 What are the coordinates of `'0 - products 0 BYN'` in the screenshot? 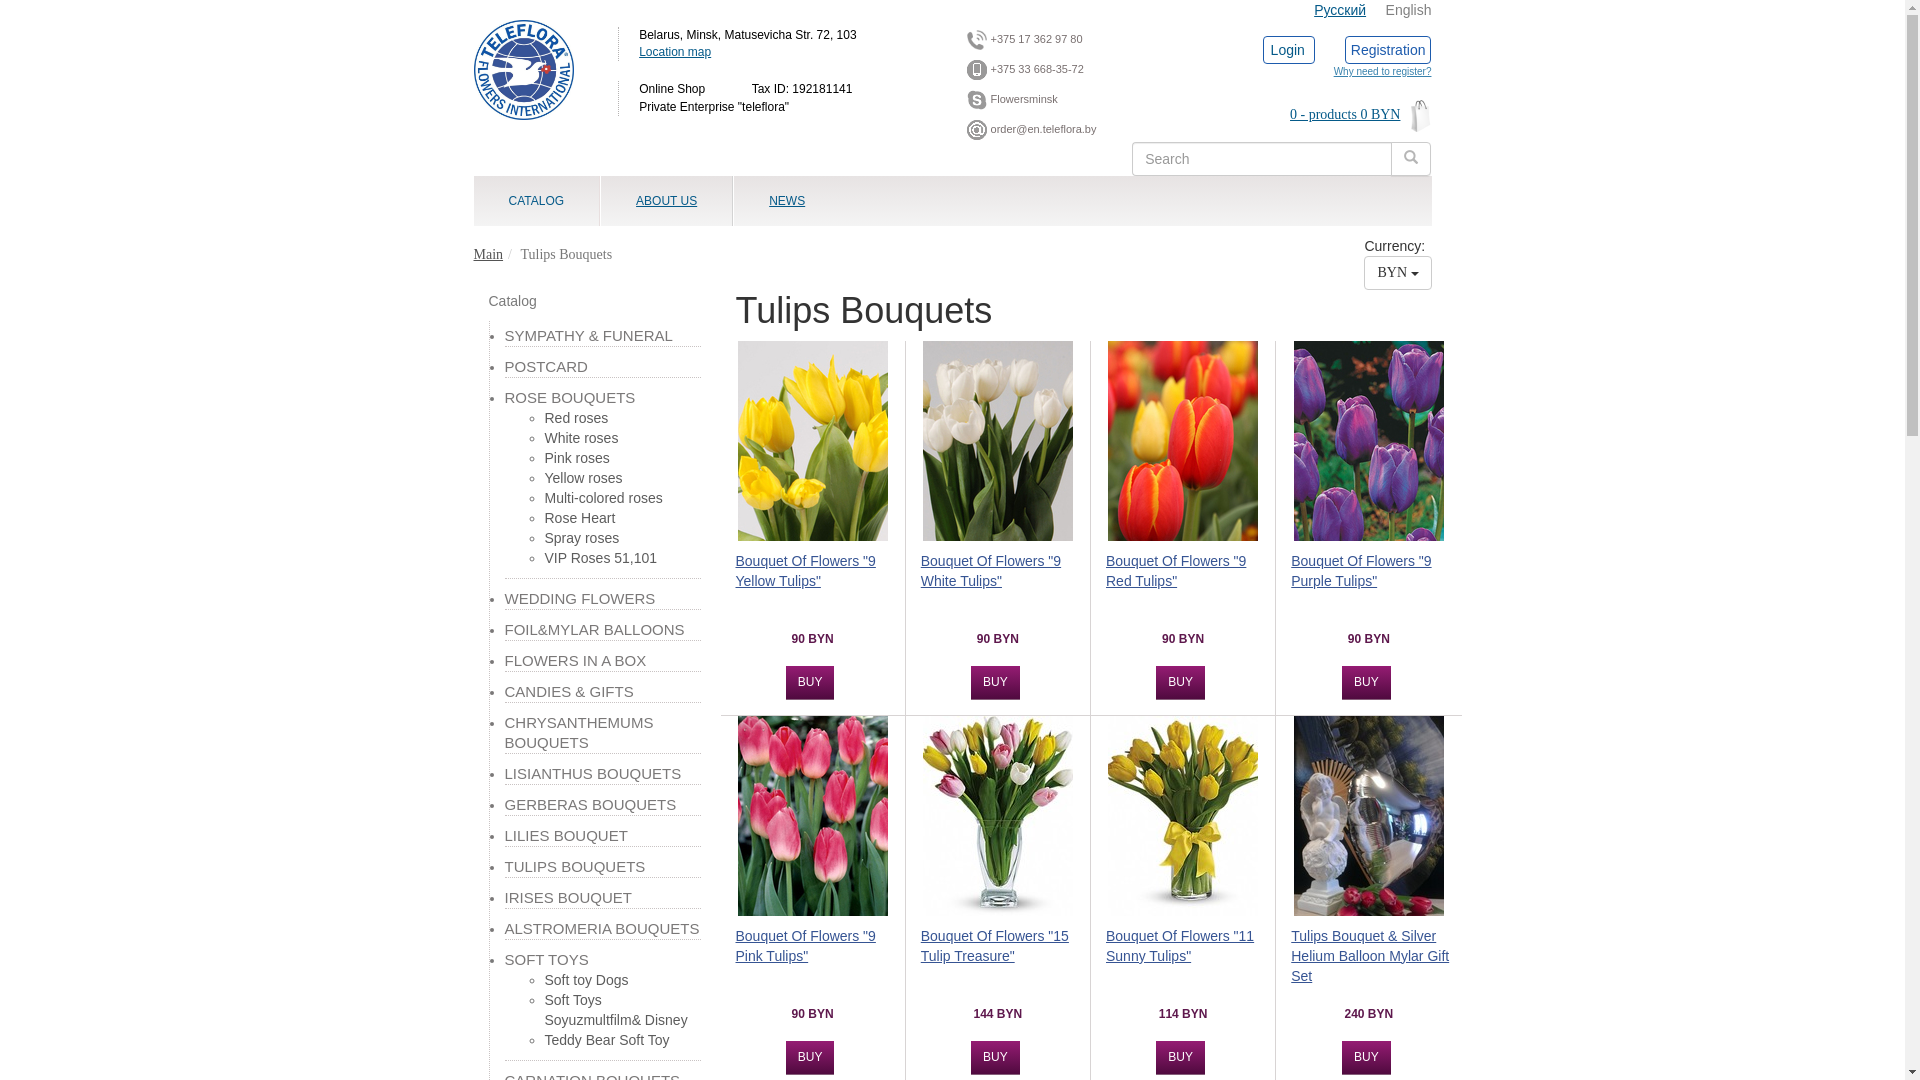 It's located at (1320, 111).